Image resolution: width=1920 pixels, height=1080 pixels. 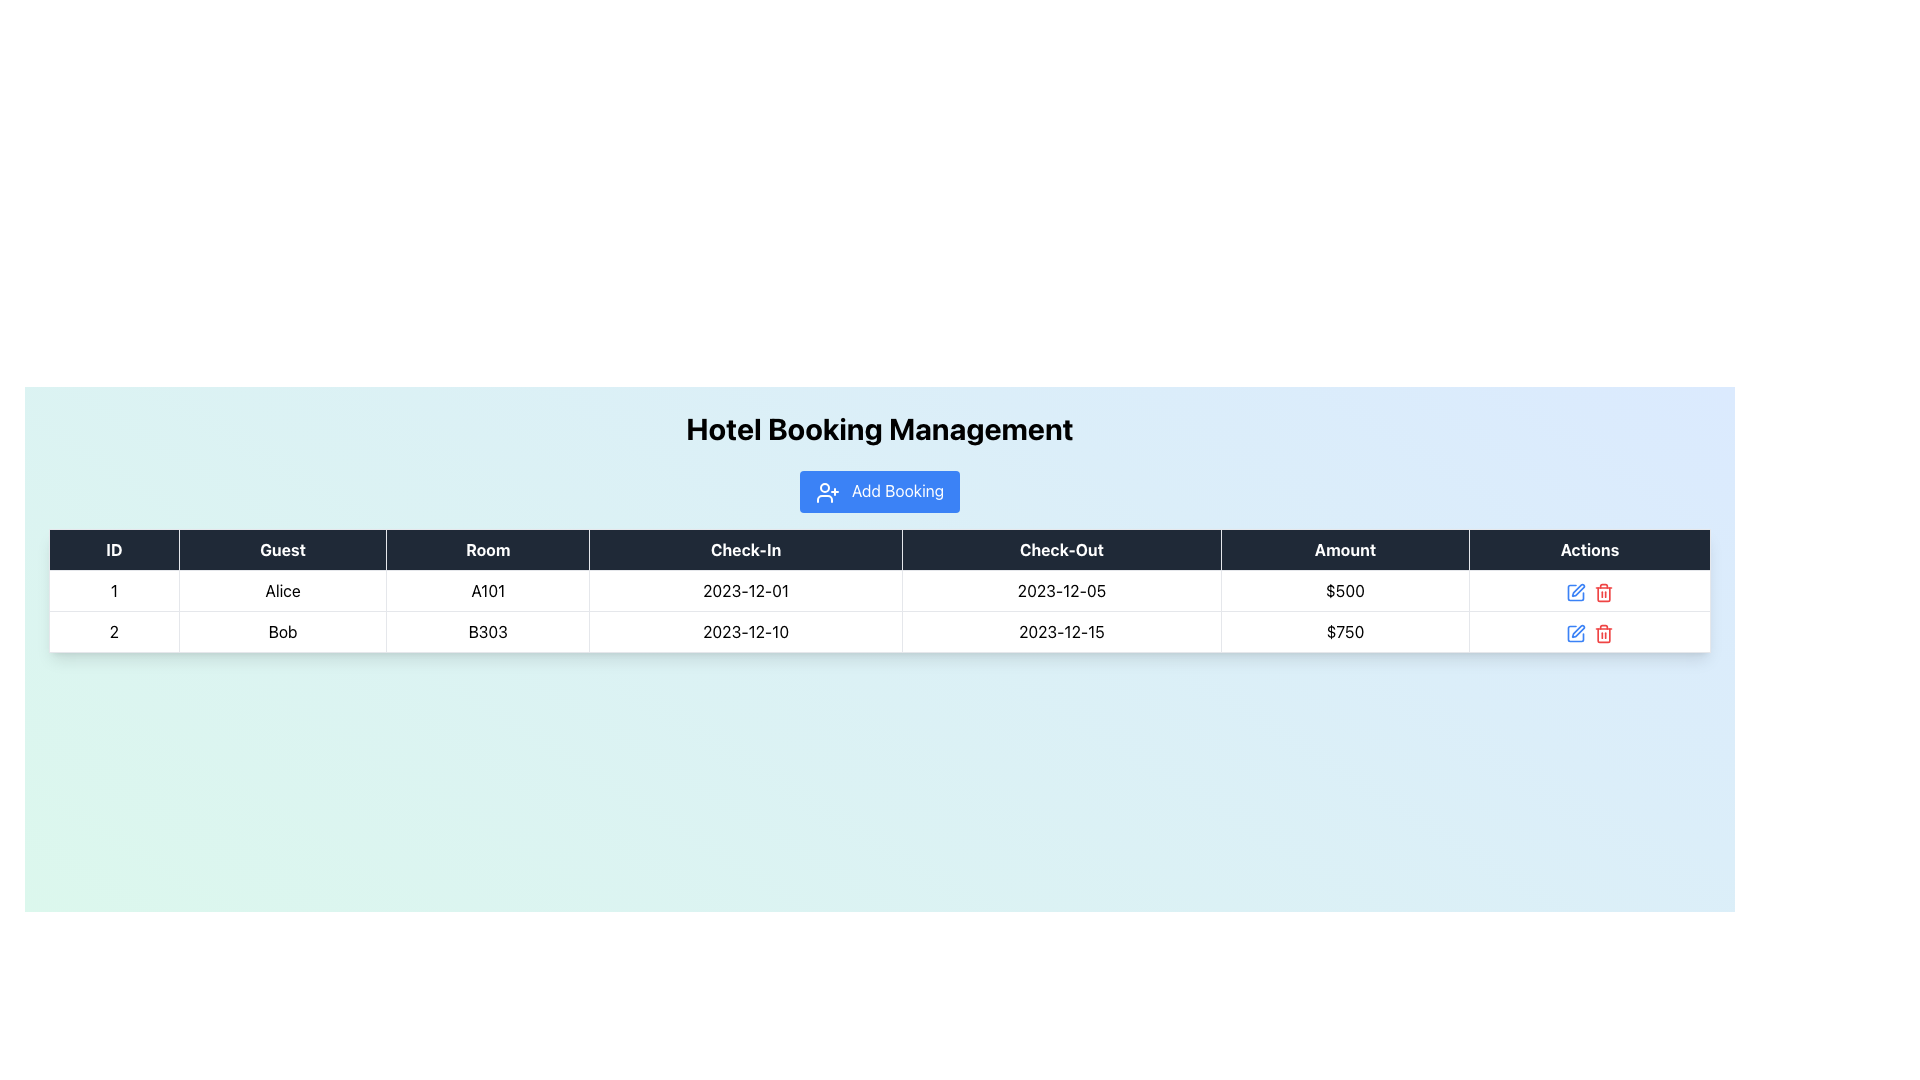 What do you see at coordinates (745, 589) in the screenshot?
I see `the table cell containing the date '2023-12-01' located in the fourth column of the first data row in the 'Check-In' column` at bounding box center [745, 589].